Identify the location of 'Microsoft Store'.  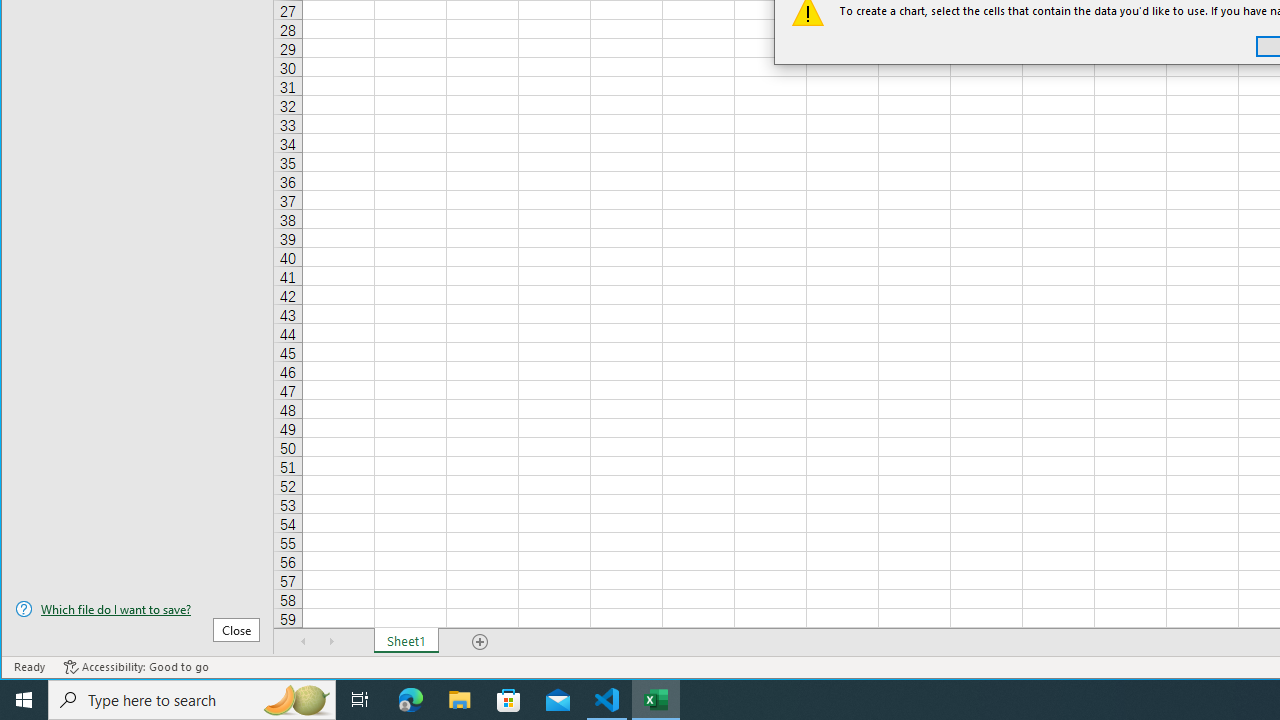
(509, 698).